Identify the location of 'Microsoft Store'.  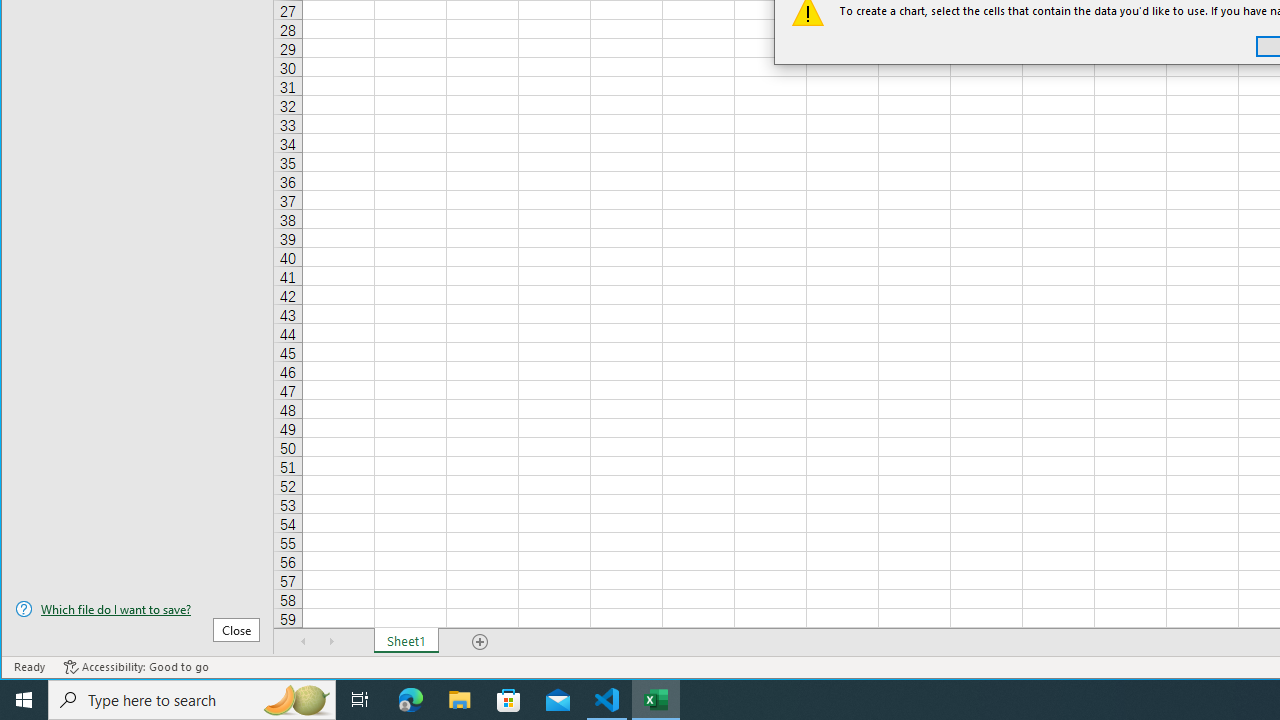
(509, 698).